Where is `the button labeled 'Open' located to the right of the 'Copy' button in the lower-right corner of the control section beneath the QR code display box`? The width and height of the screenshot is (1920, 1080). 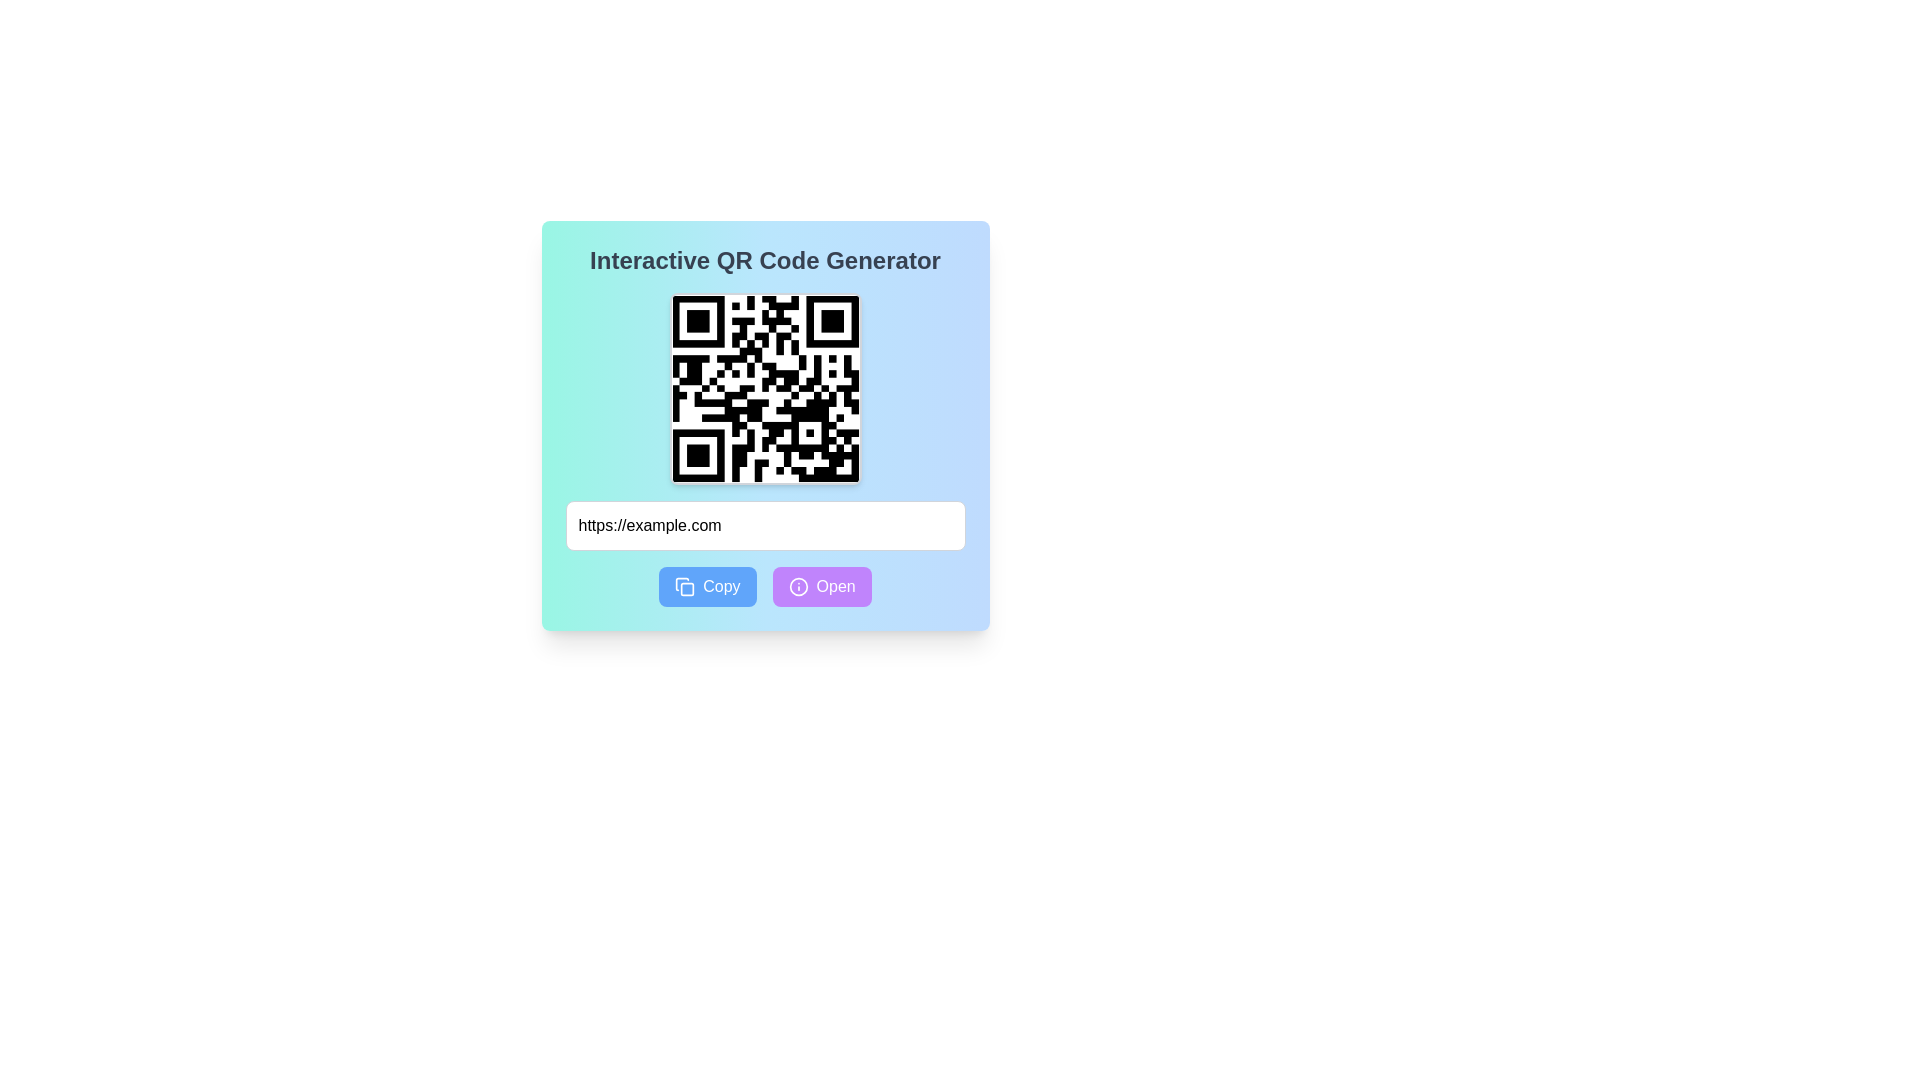 the button labeled 'Open' located to the right of the 'Copy' button in the lower-right corner of the control section beneath the QR code display box is located at coordinates (821, 585).